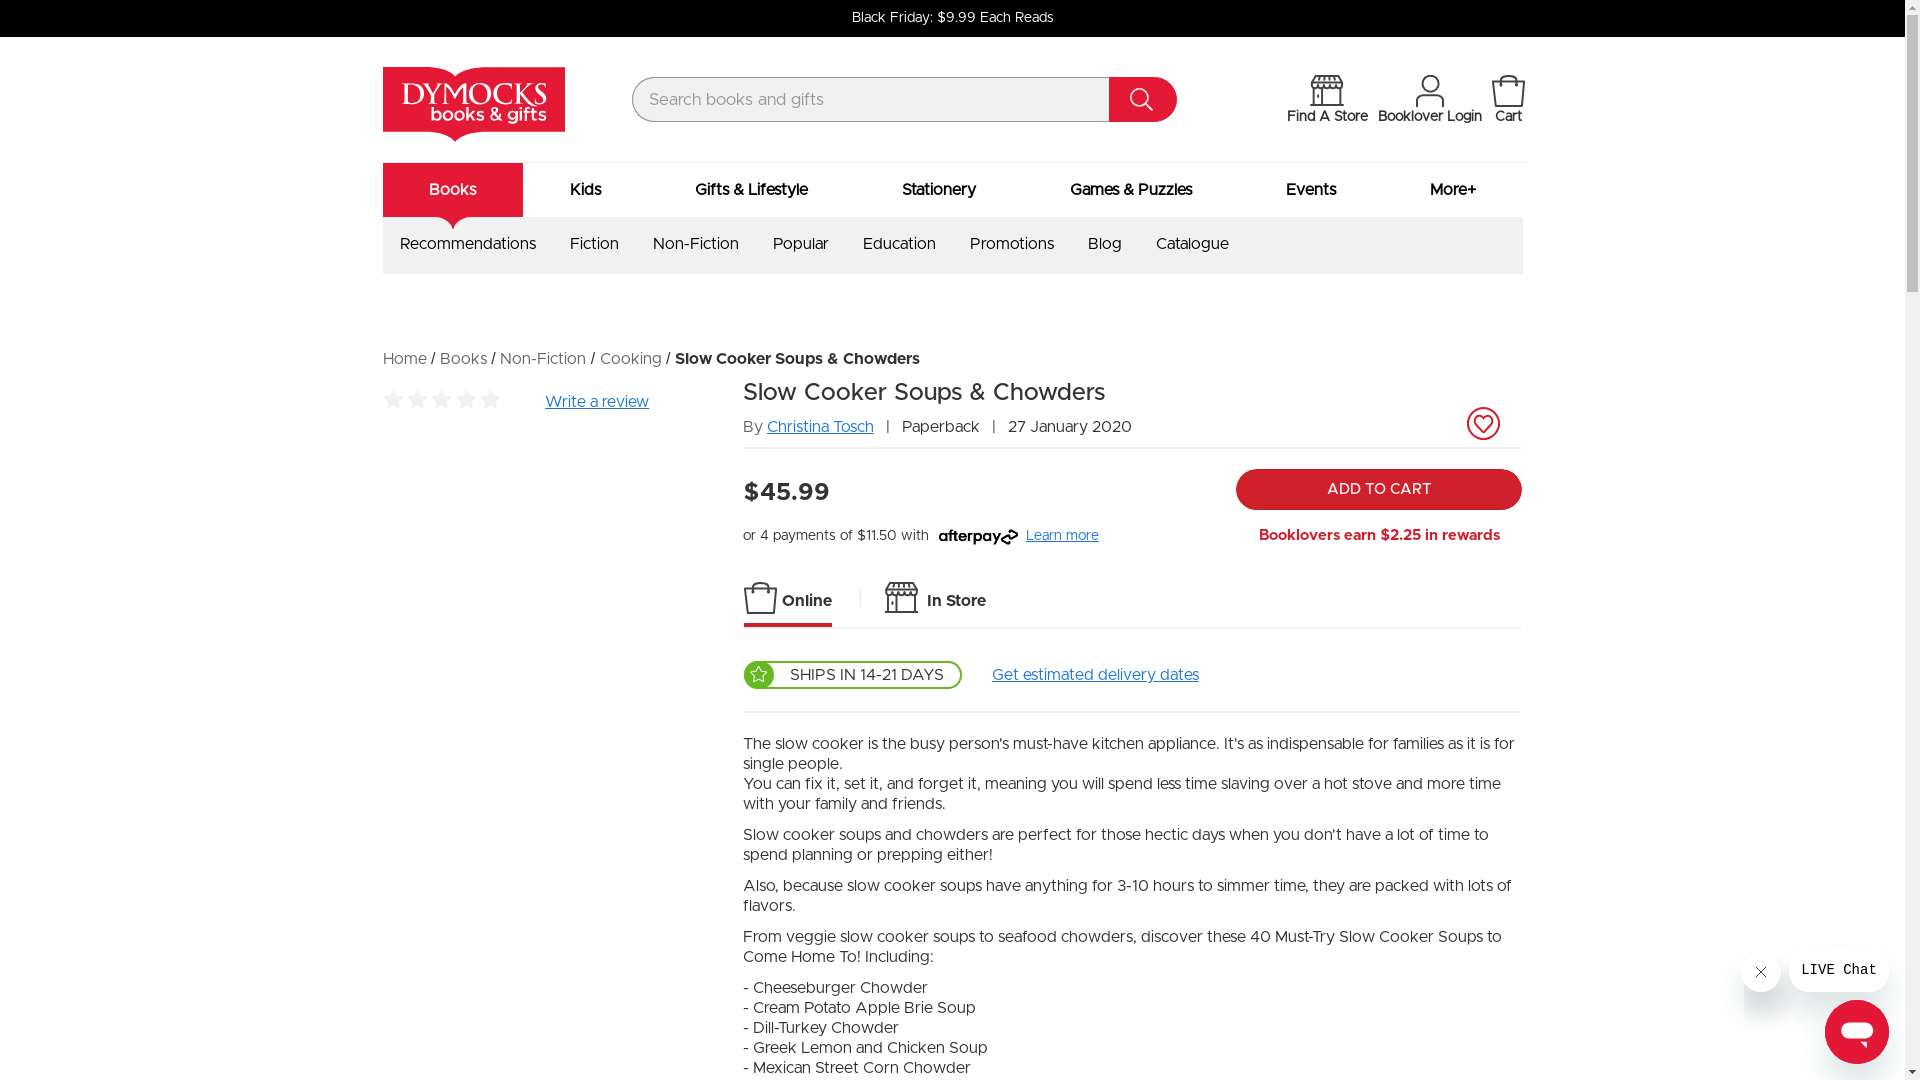 The height and width of the screenshot is (1080, 1920). I want to click on 'In Store', so click(883, 597).